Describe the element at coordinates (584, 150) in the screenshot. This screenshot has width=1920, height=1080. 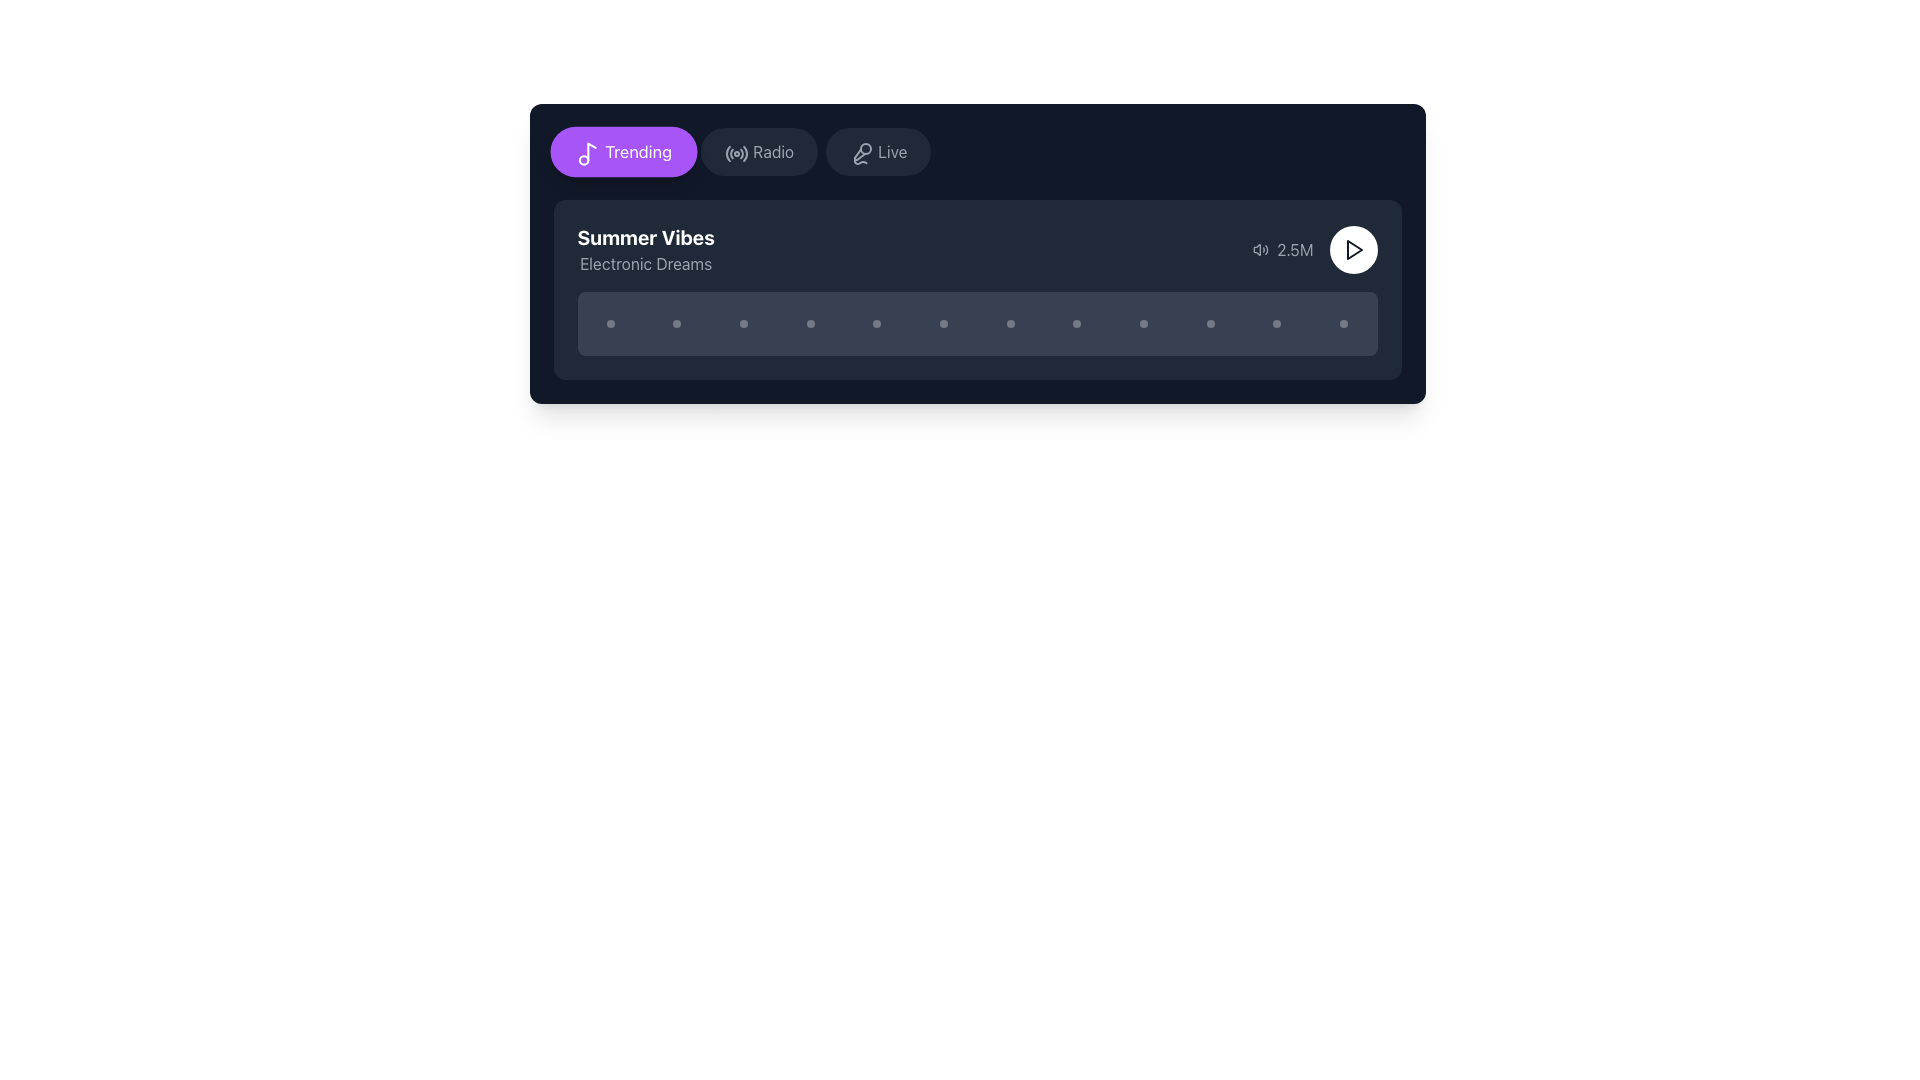
I see `the music icon located to the left of the purple 'Trending' button at the top-left region of the interface` at that location.